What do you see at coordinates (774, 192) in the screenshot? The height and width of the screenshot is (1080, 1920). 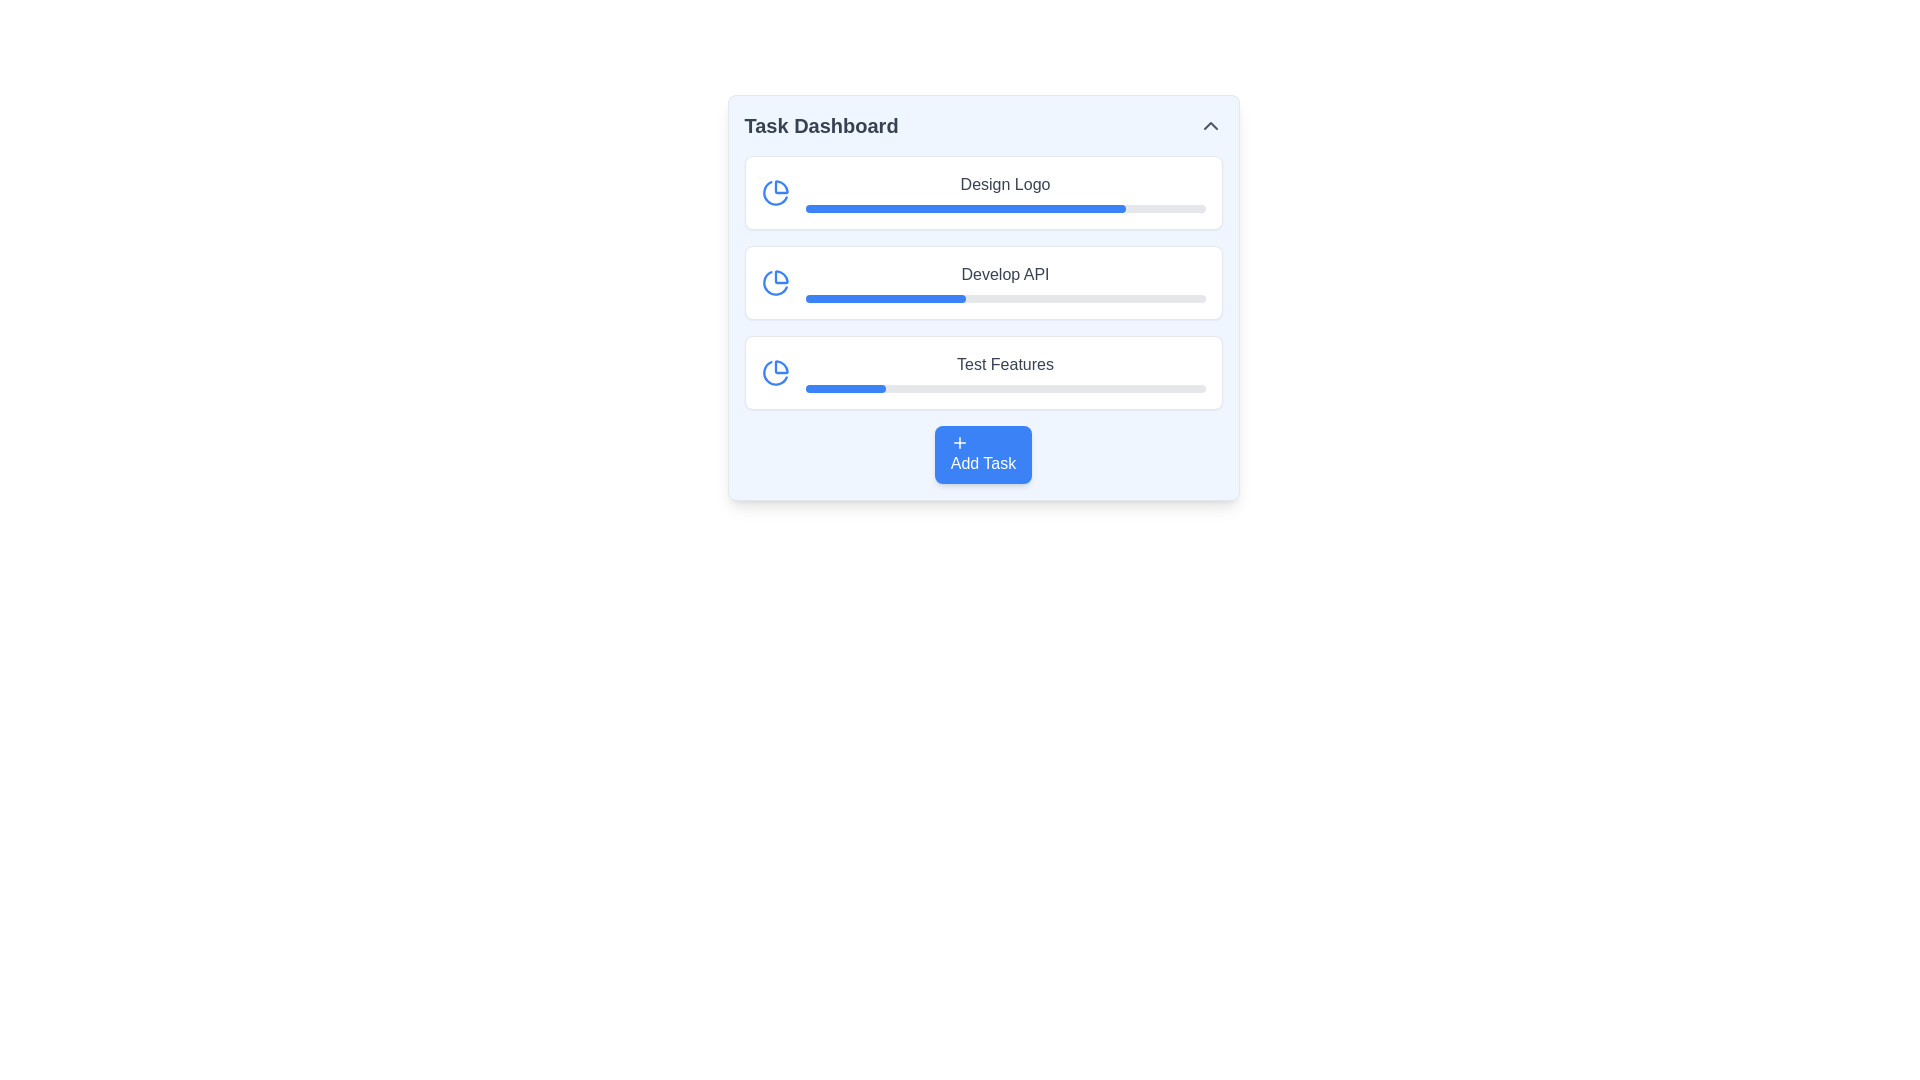 I see `the blue pie chart icon located near the top-left corner of the 'Design Logo' section in the task dashboard` at bounding box center [774, 192].